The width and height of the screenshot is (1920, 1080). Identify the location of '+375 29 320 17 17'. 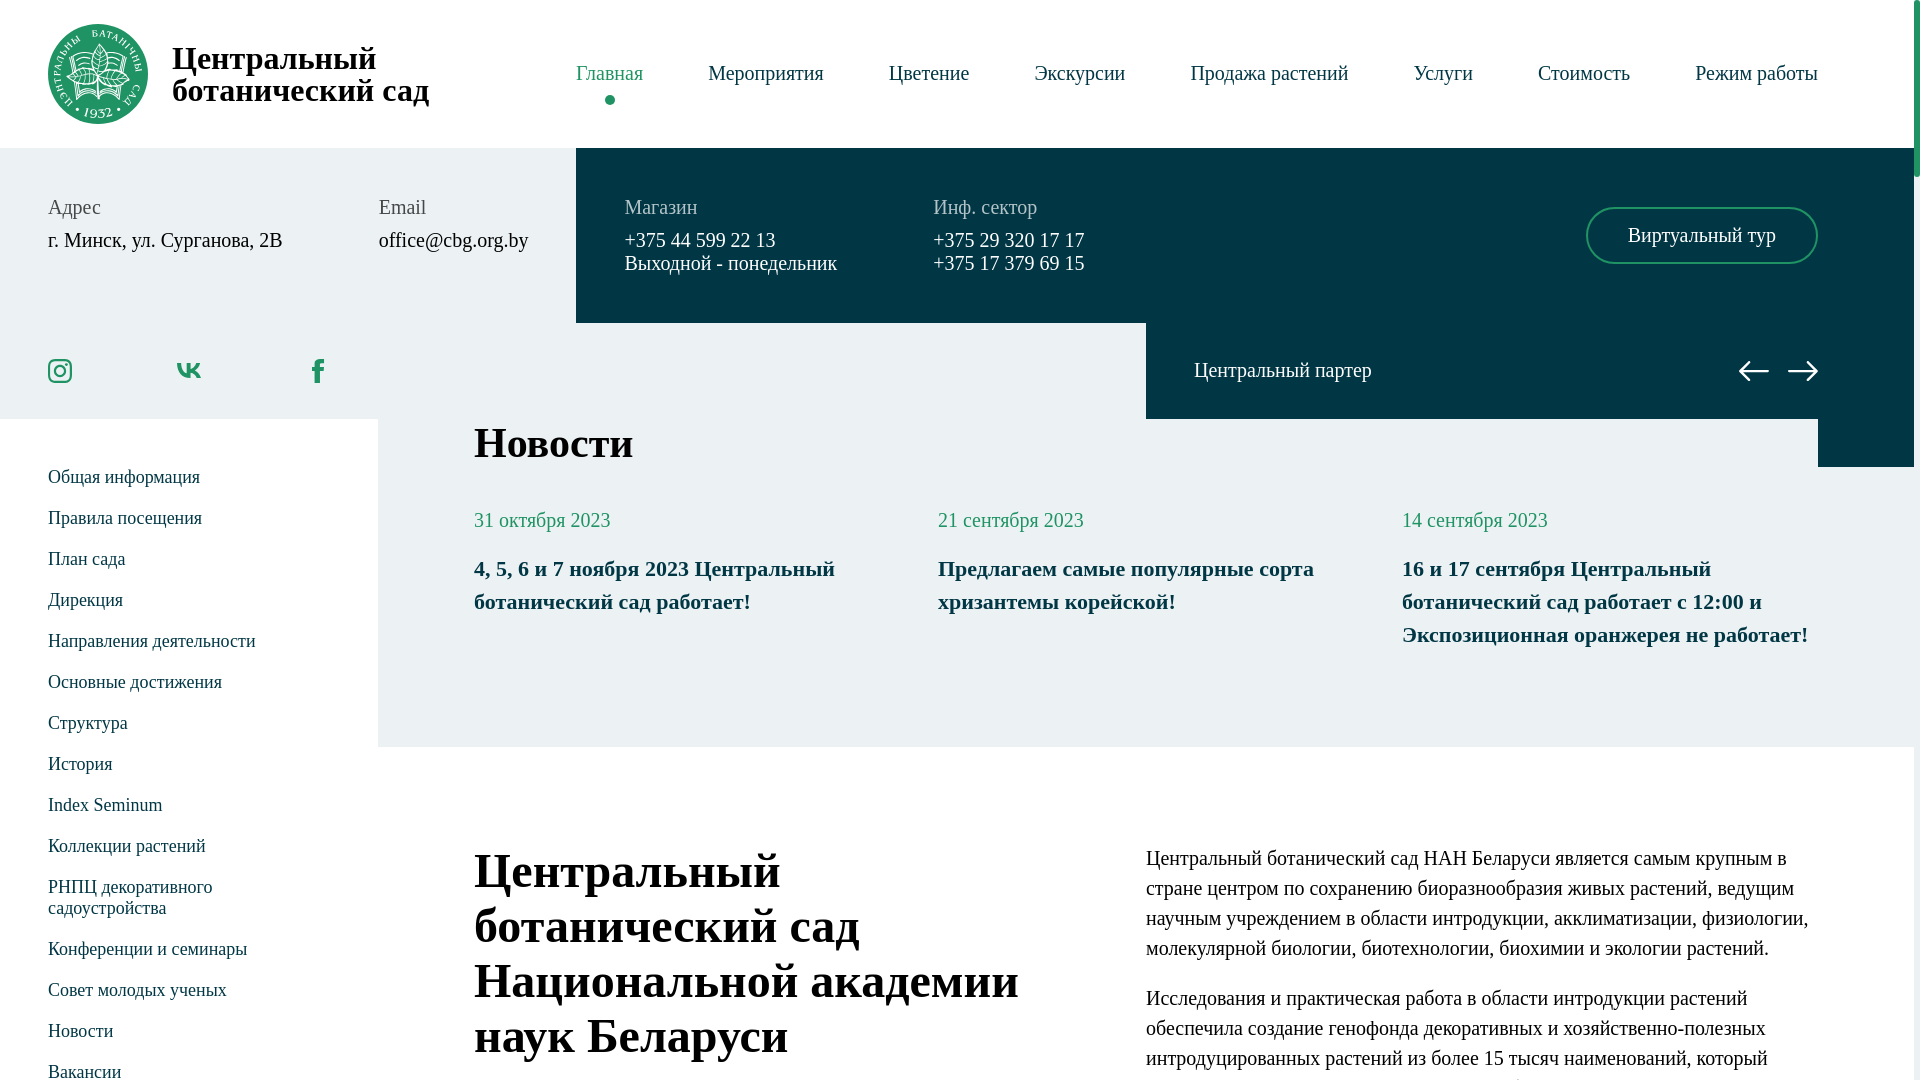
(931, 239).